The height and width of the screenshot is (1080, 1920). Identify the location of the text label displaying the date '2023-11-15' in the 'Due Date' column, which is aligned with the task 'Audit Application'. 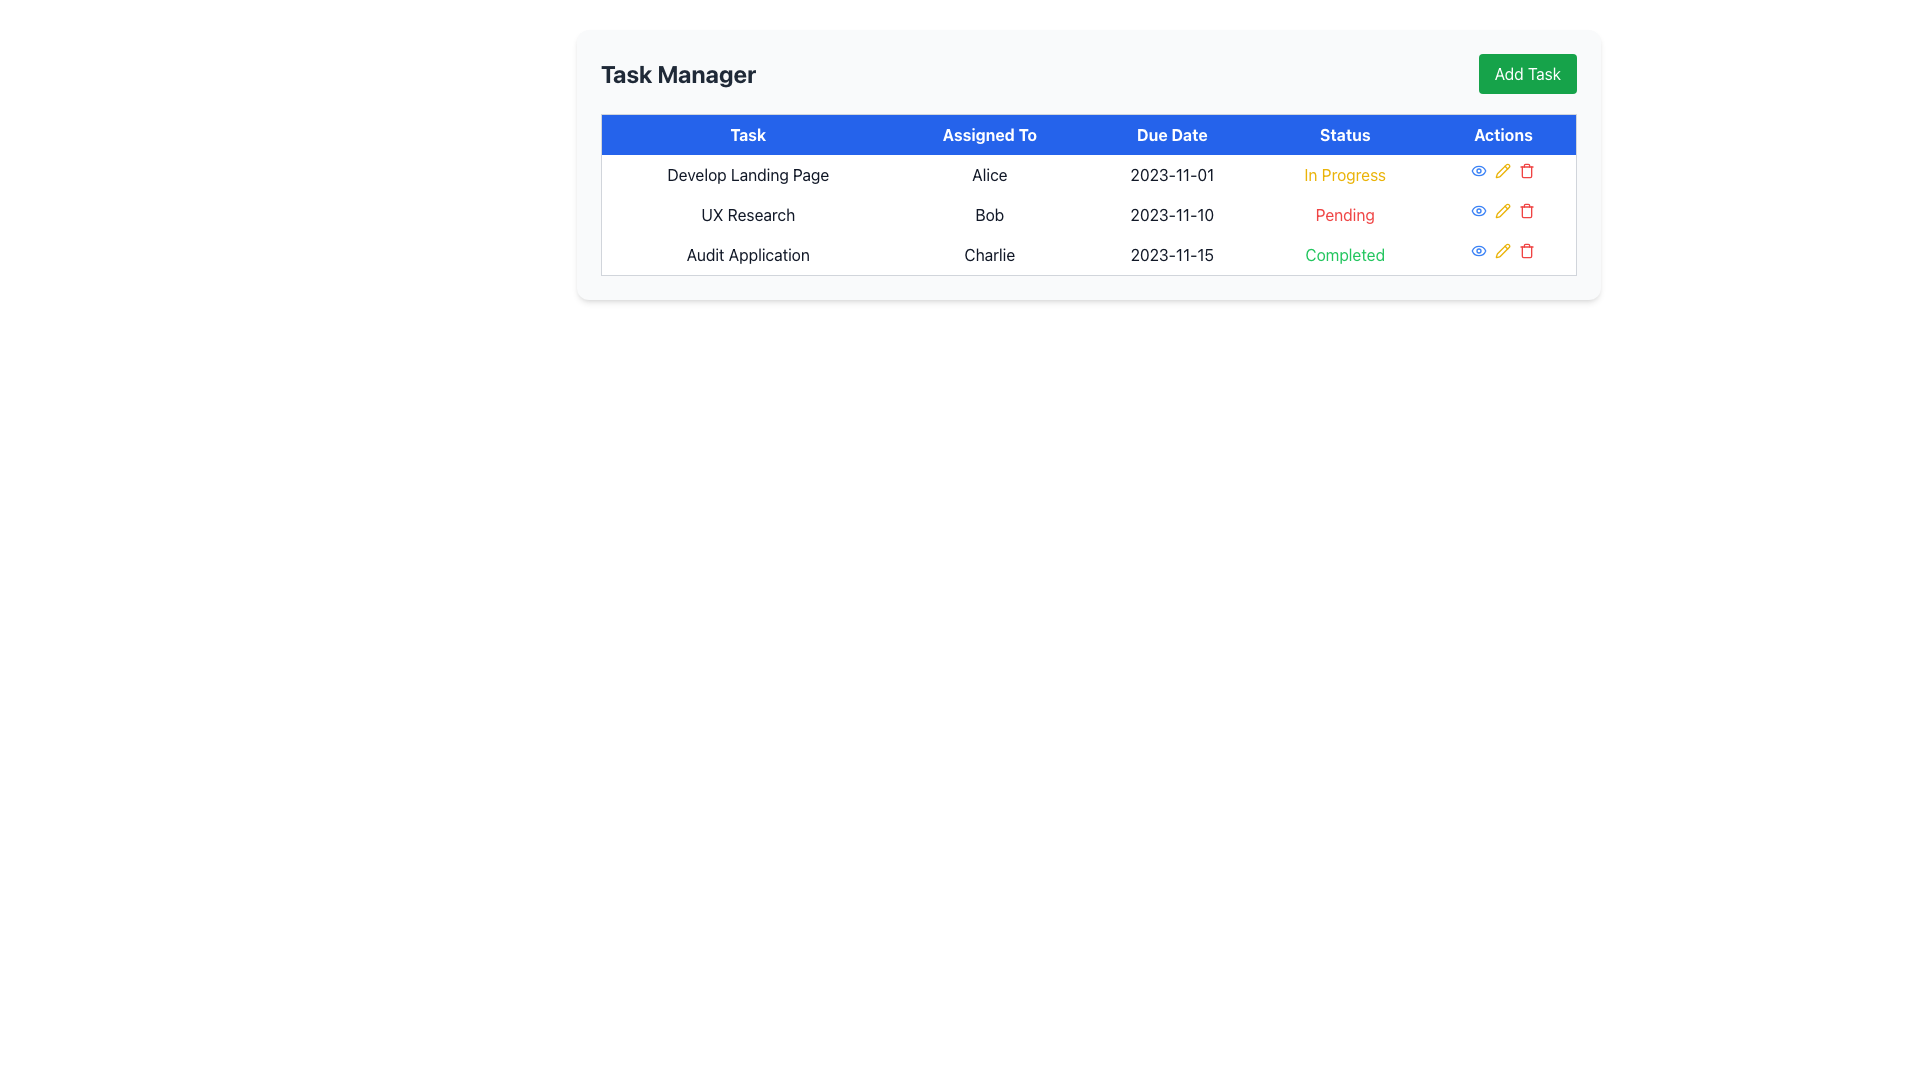
(1172, 254).